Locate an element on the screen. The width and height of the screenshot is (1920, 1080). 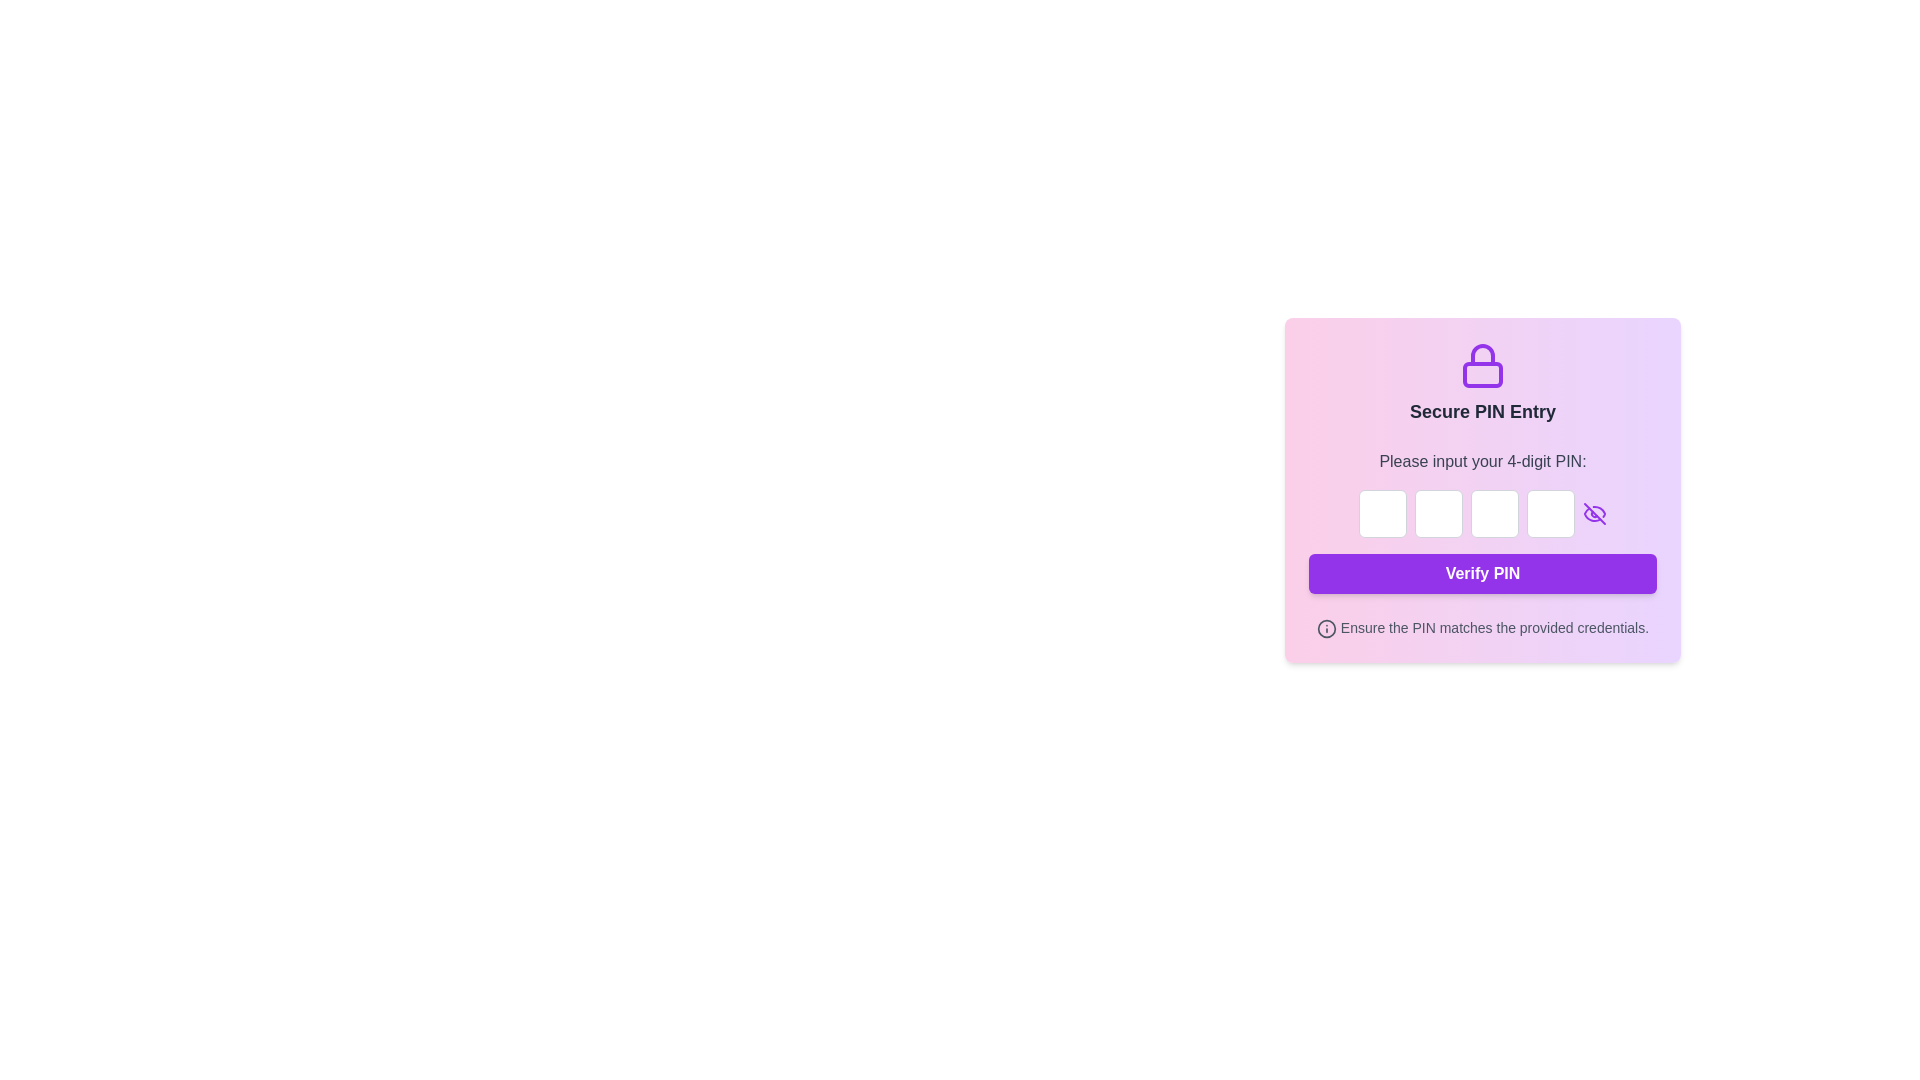
the visibility toggle button, which appears as an eye with a strikethrough and is styled in purple, located to the immediate right of the last input field in the PIN entry section is located at coordinates (1593, 512).